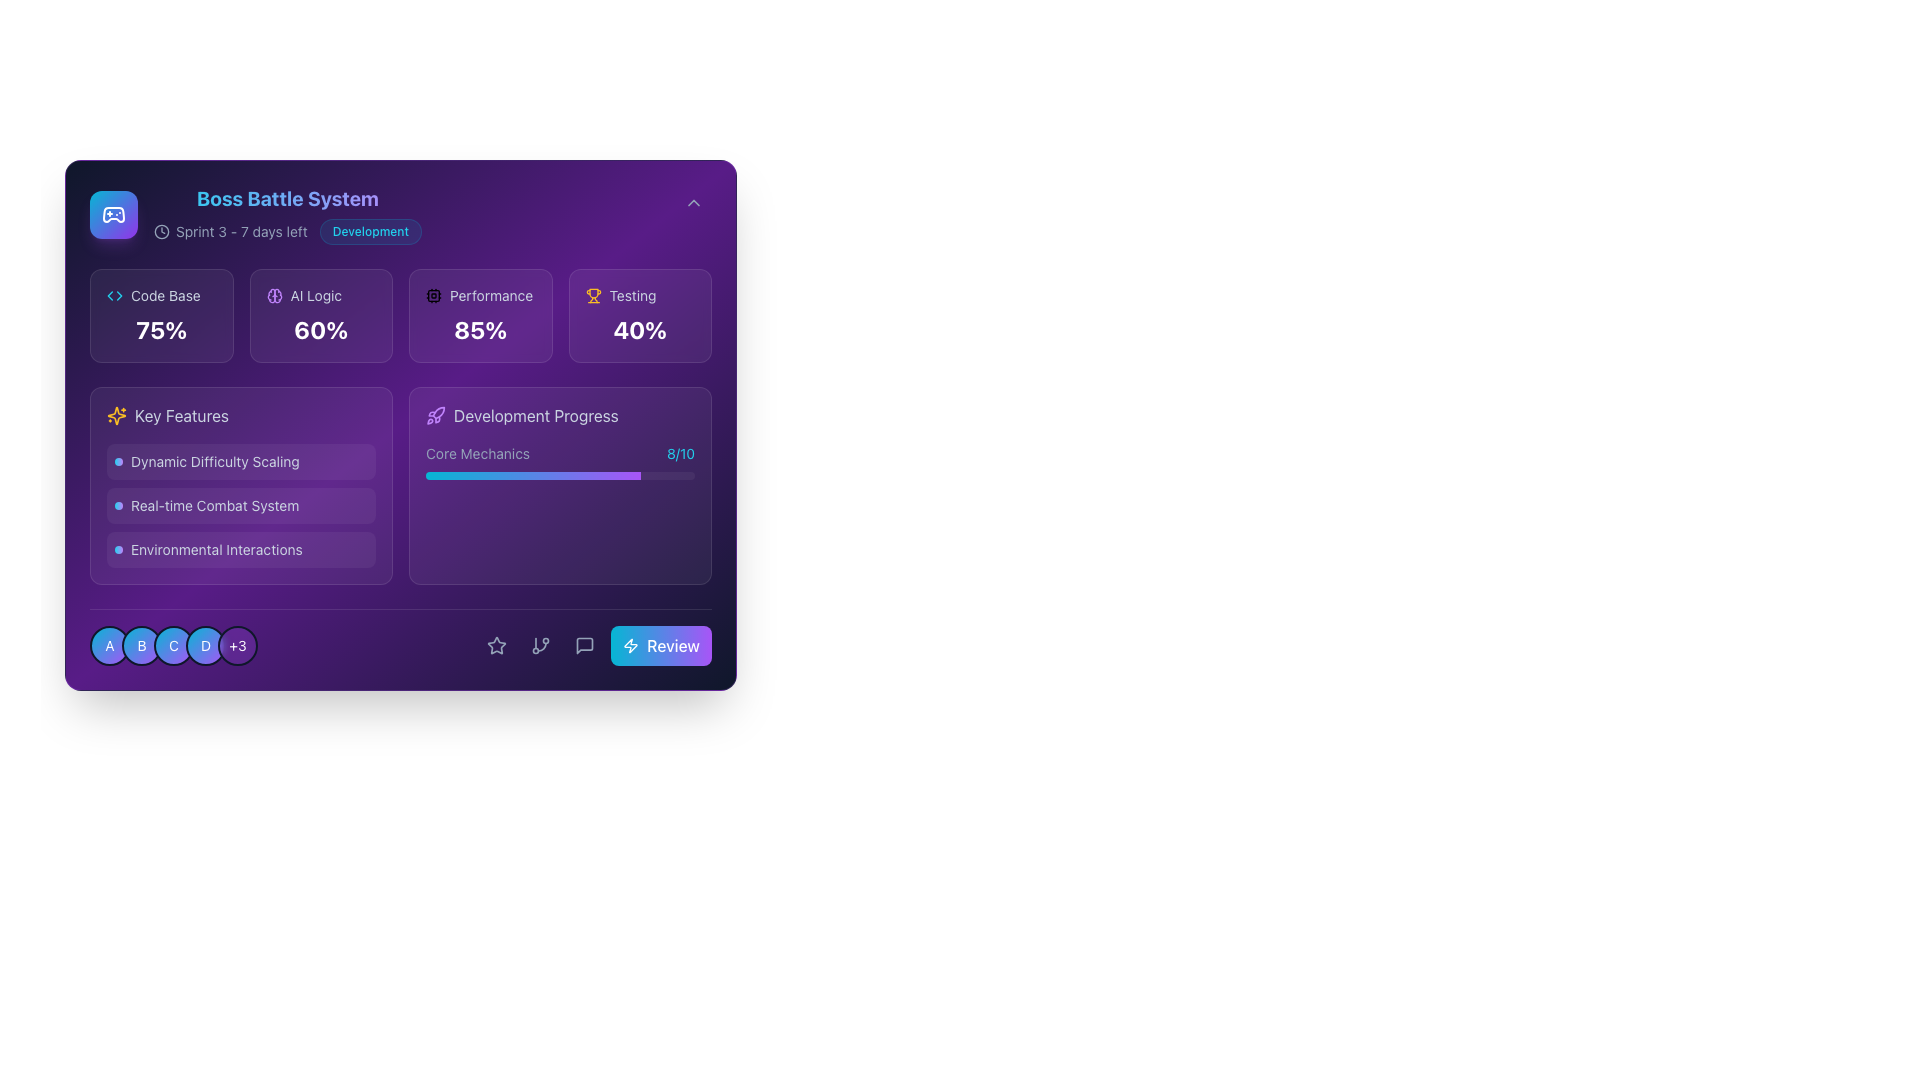 This screenshot has height=1080, width=1920. What do you see at coordinates (694, 203) in the screenshot?
I see `the toggle icon located in the top-right corner of the interface to indicate expansion or collapse of the associated section` at bounding box center [694, 203].